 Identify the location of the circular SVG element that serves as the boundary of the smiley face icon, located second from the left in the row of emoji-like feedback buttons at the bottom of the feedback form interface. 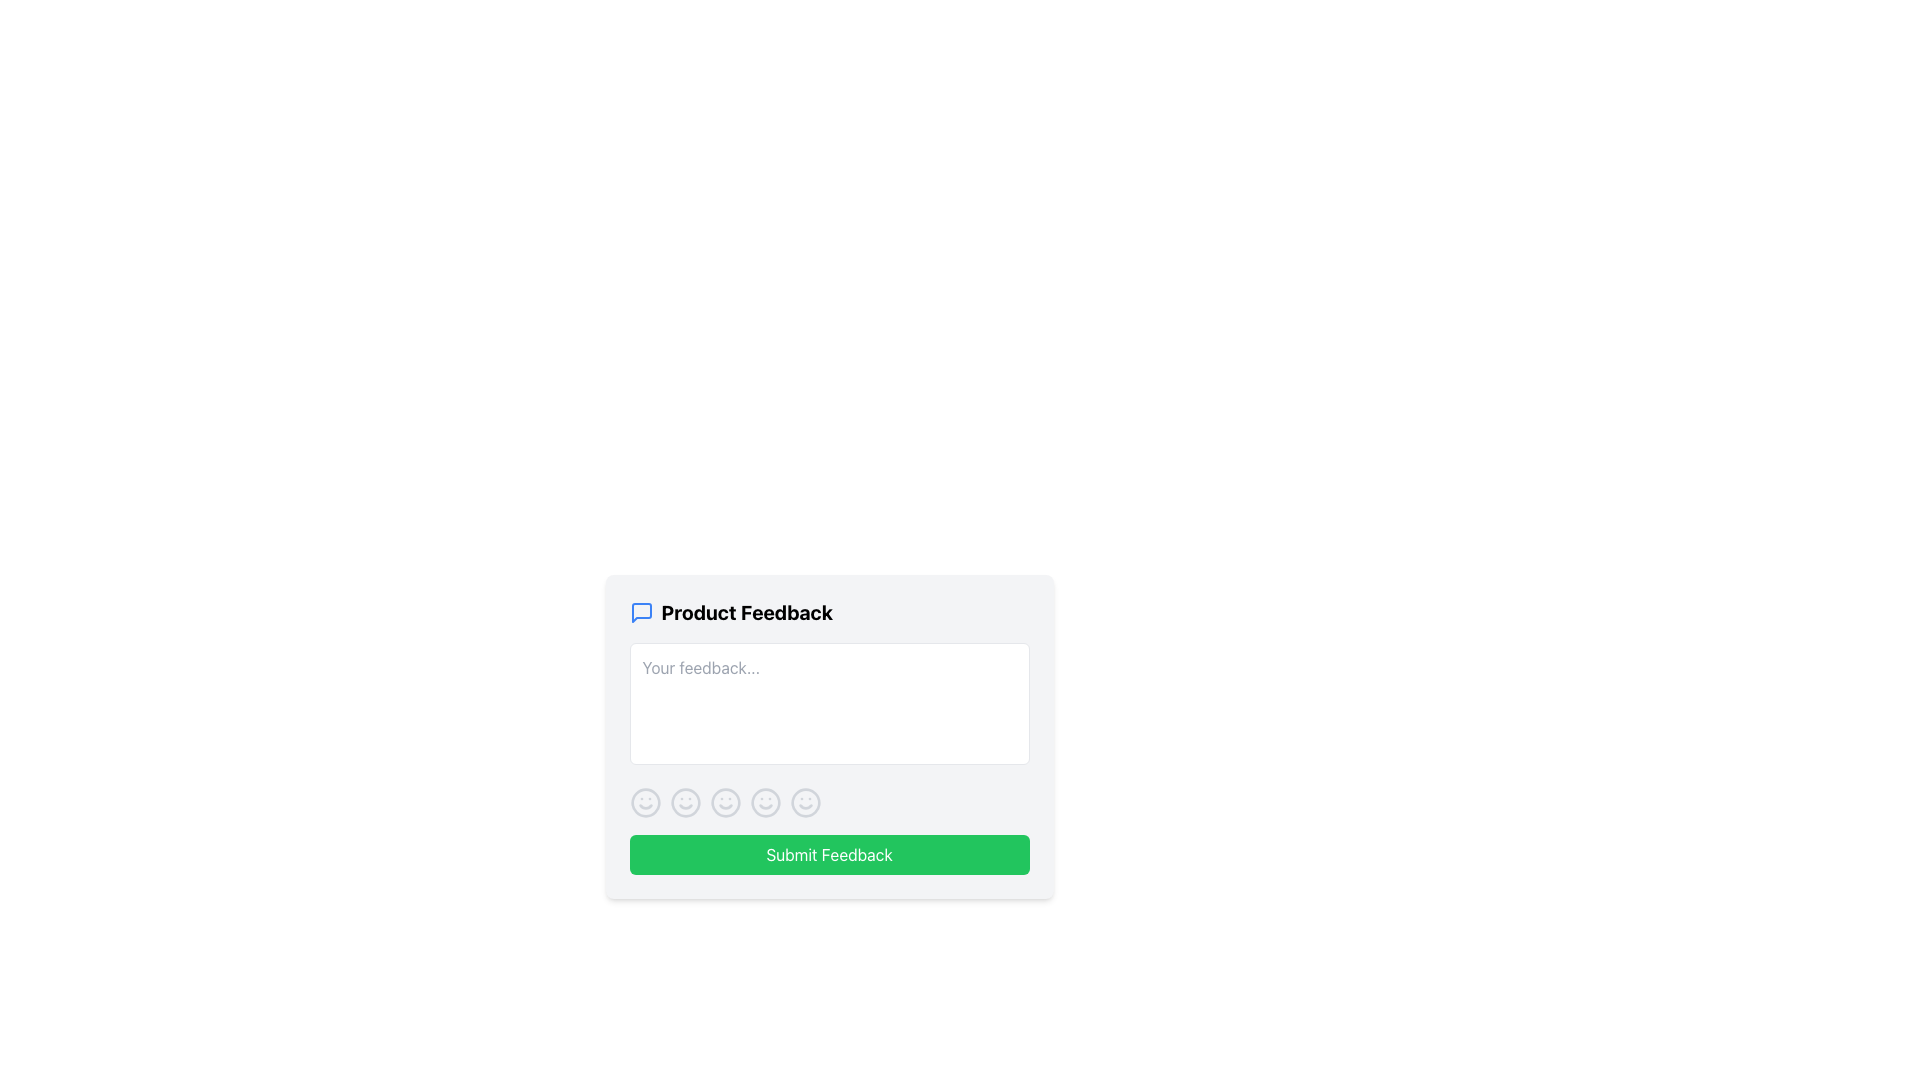
(724, 801).